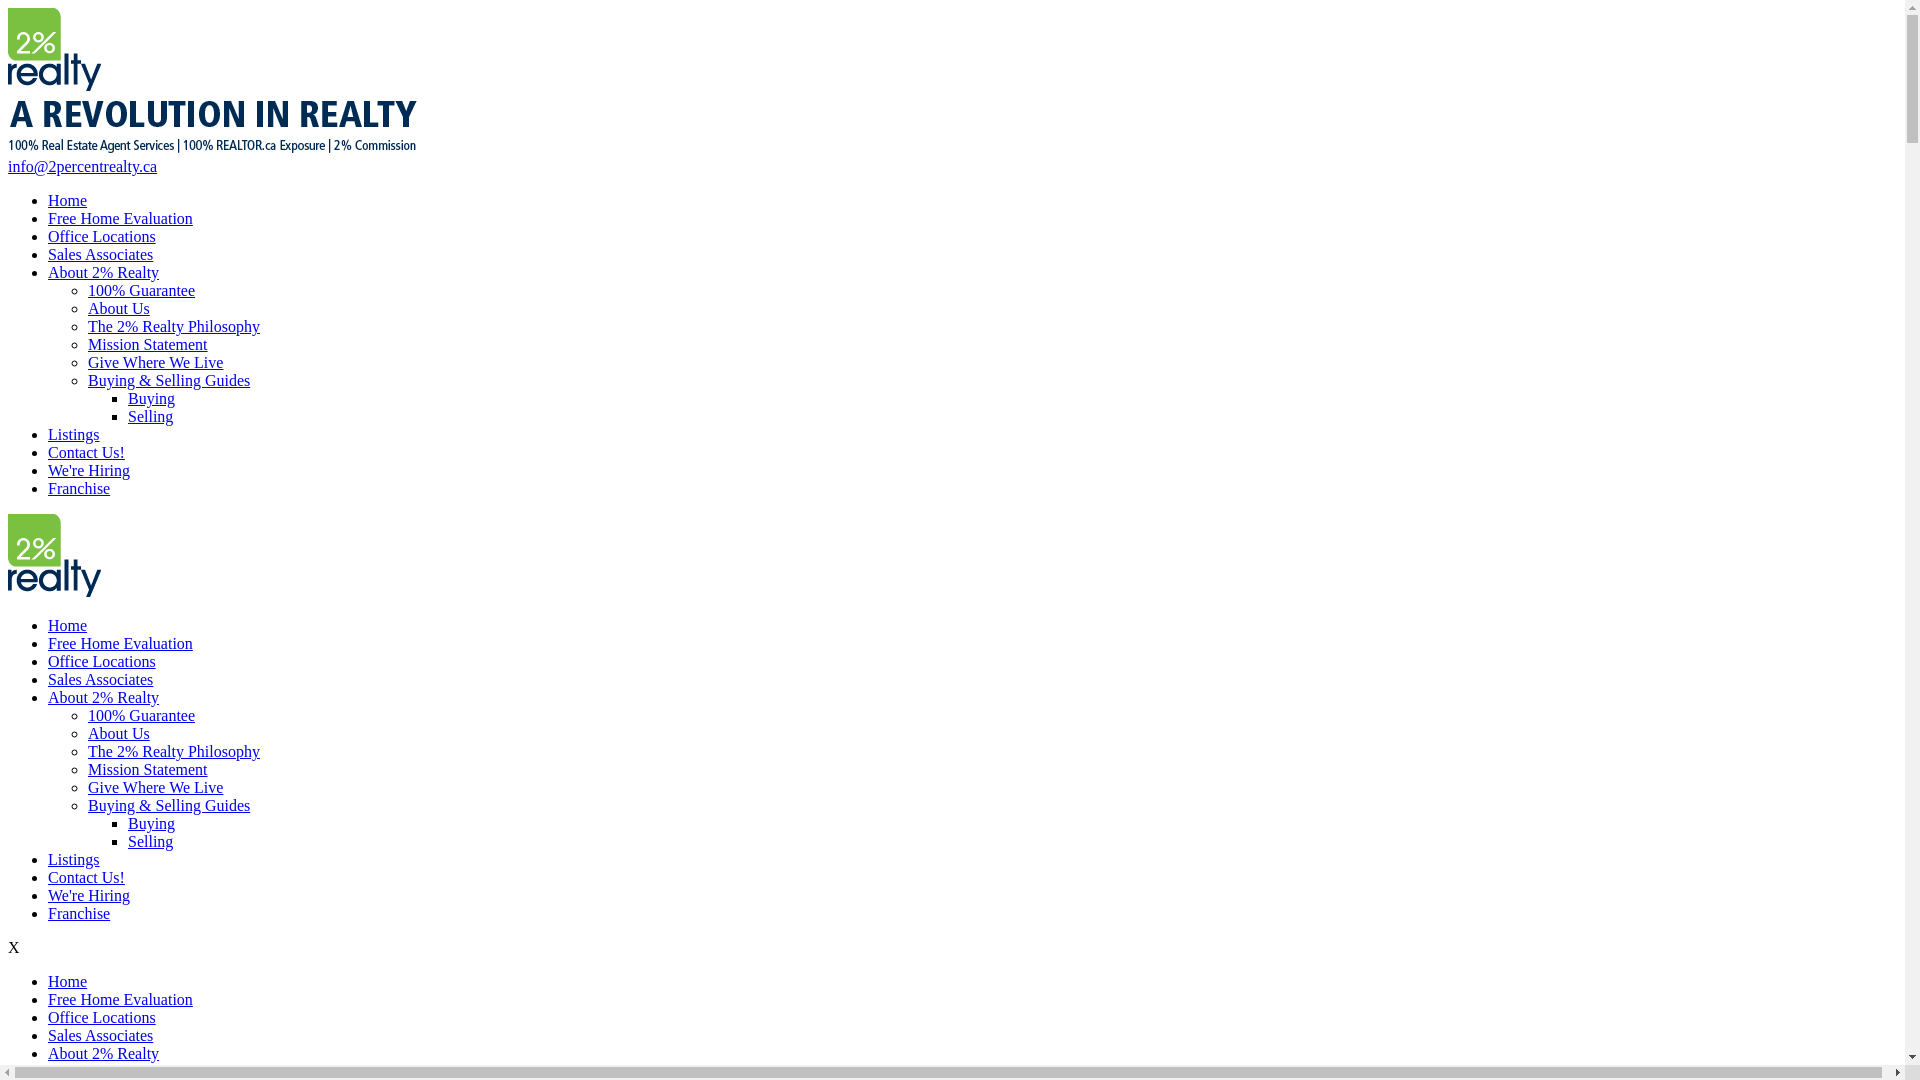  What do you see at coordinates (85, 876) in the screenshot?
I see `'Contact Us!'` at bounding box center [85, 876].